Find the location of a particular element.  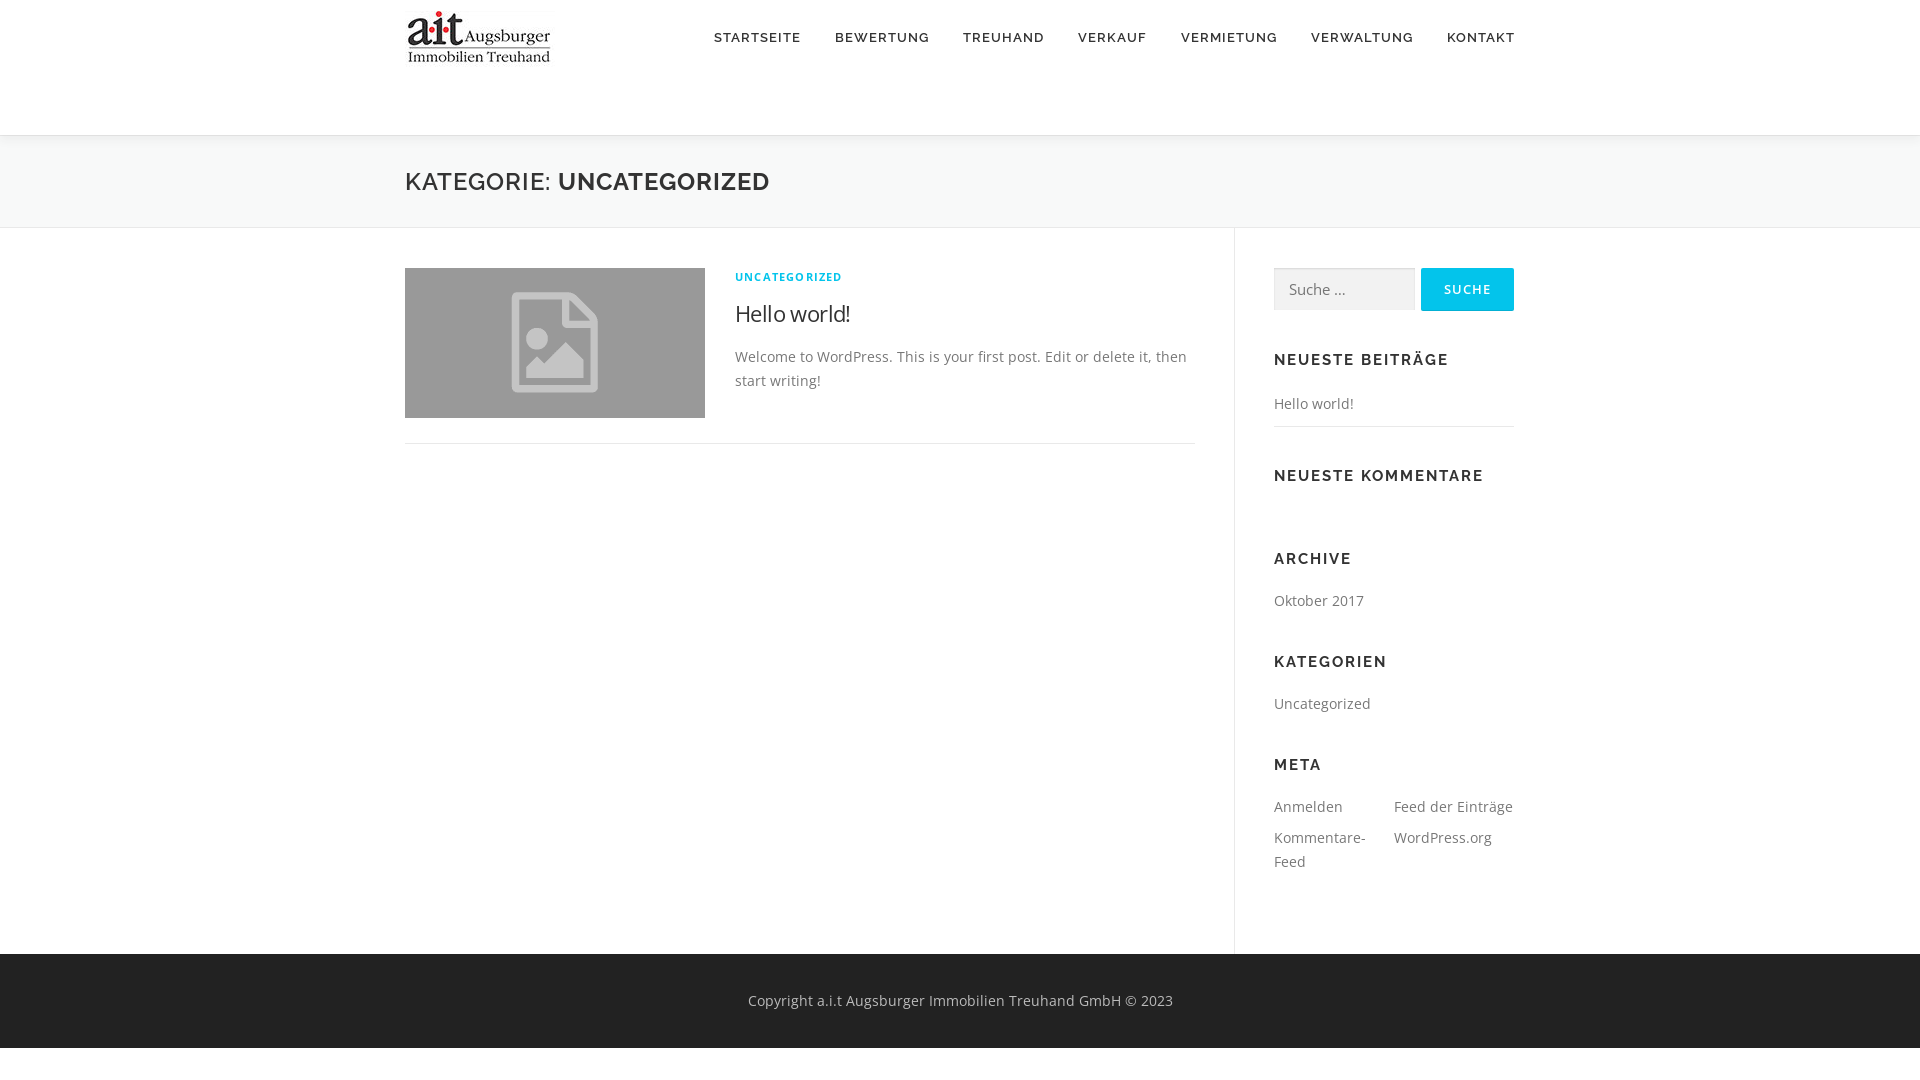

'Suche' is located at coordinates (1419, 289).